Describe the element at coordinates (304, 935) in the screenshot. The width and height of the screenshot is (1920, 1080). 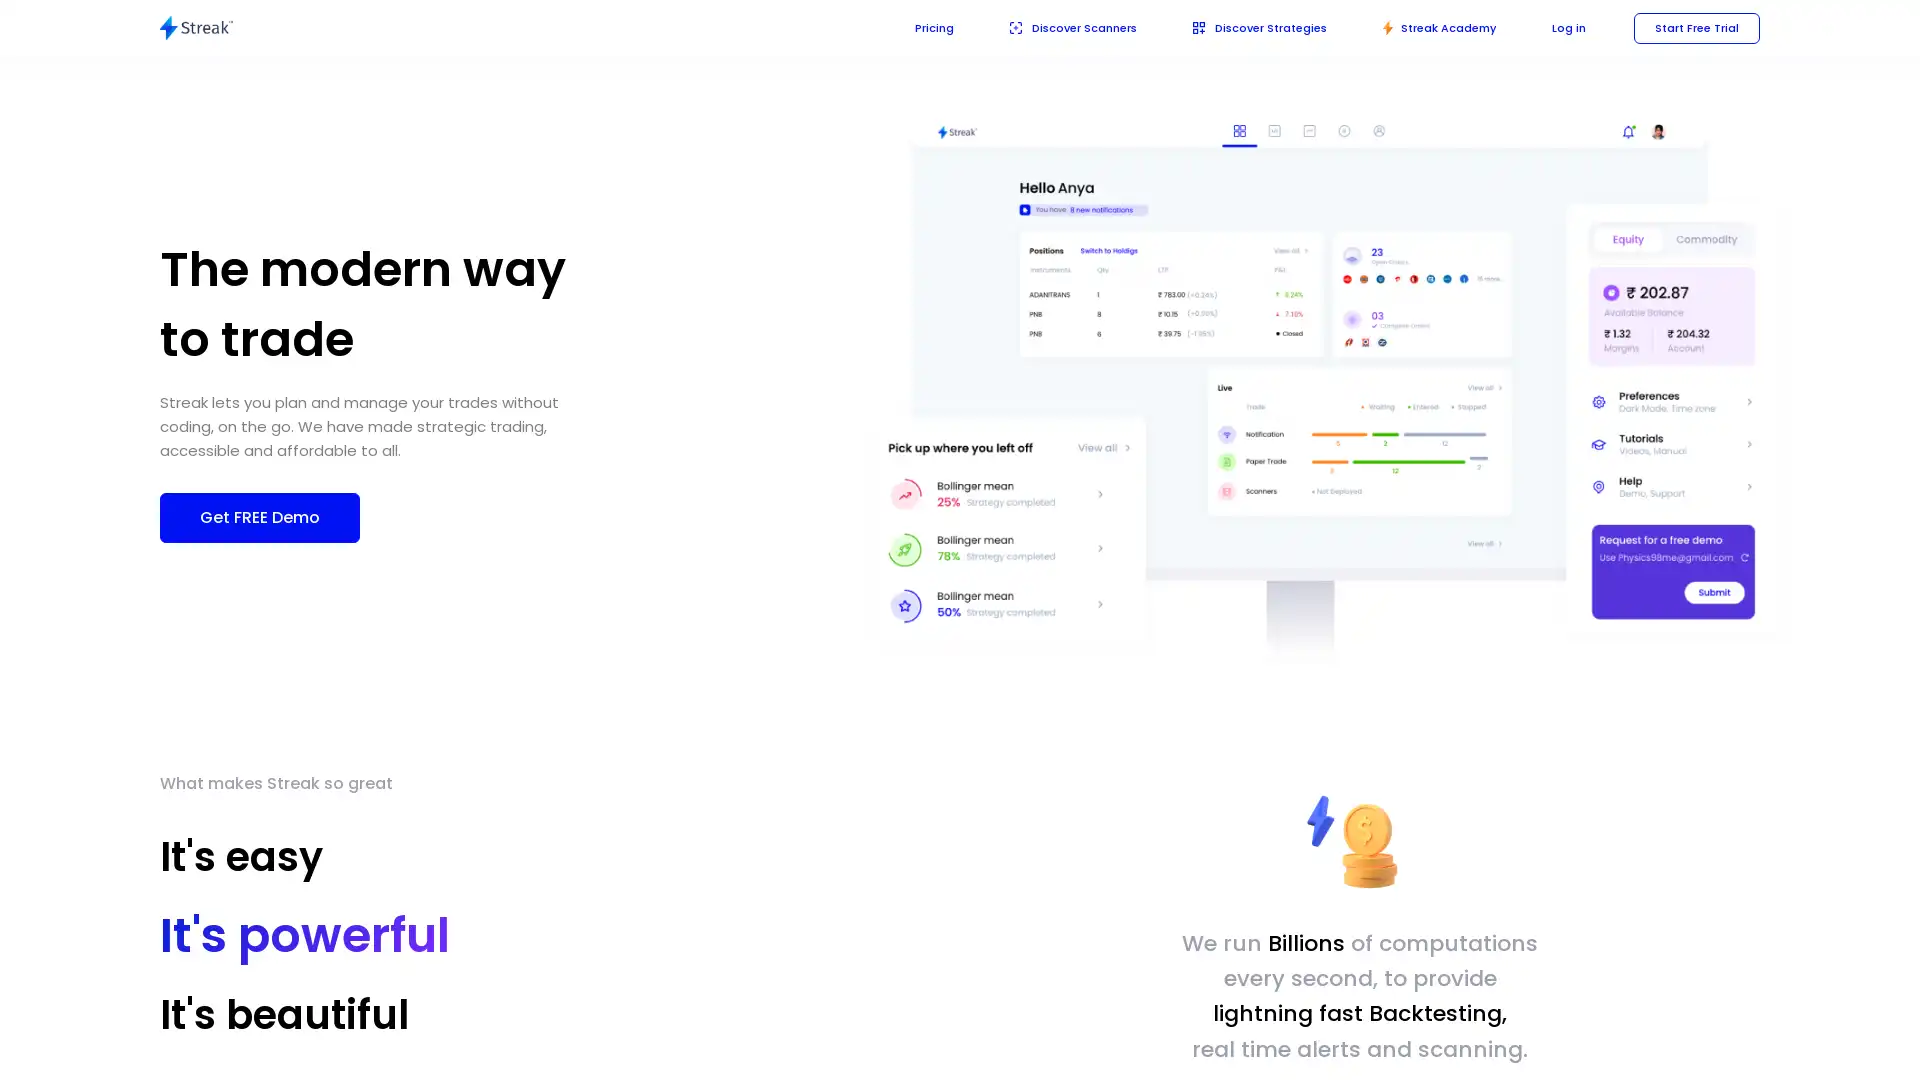
I see `It's powerful` at that location.